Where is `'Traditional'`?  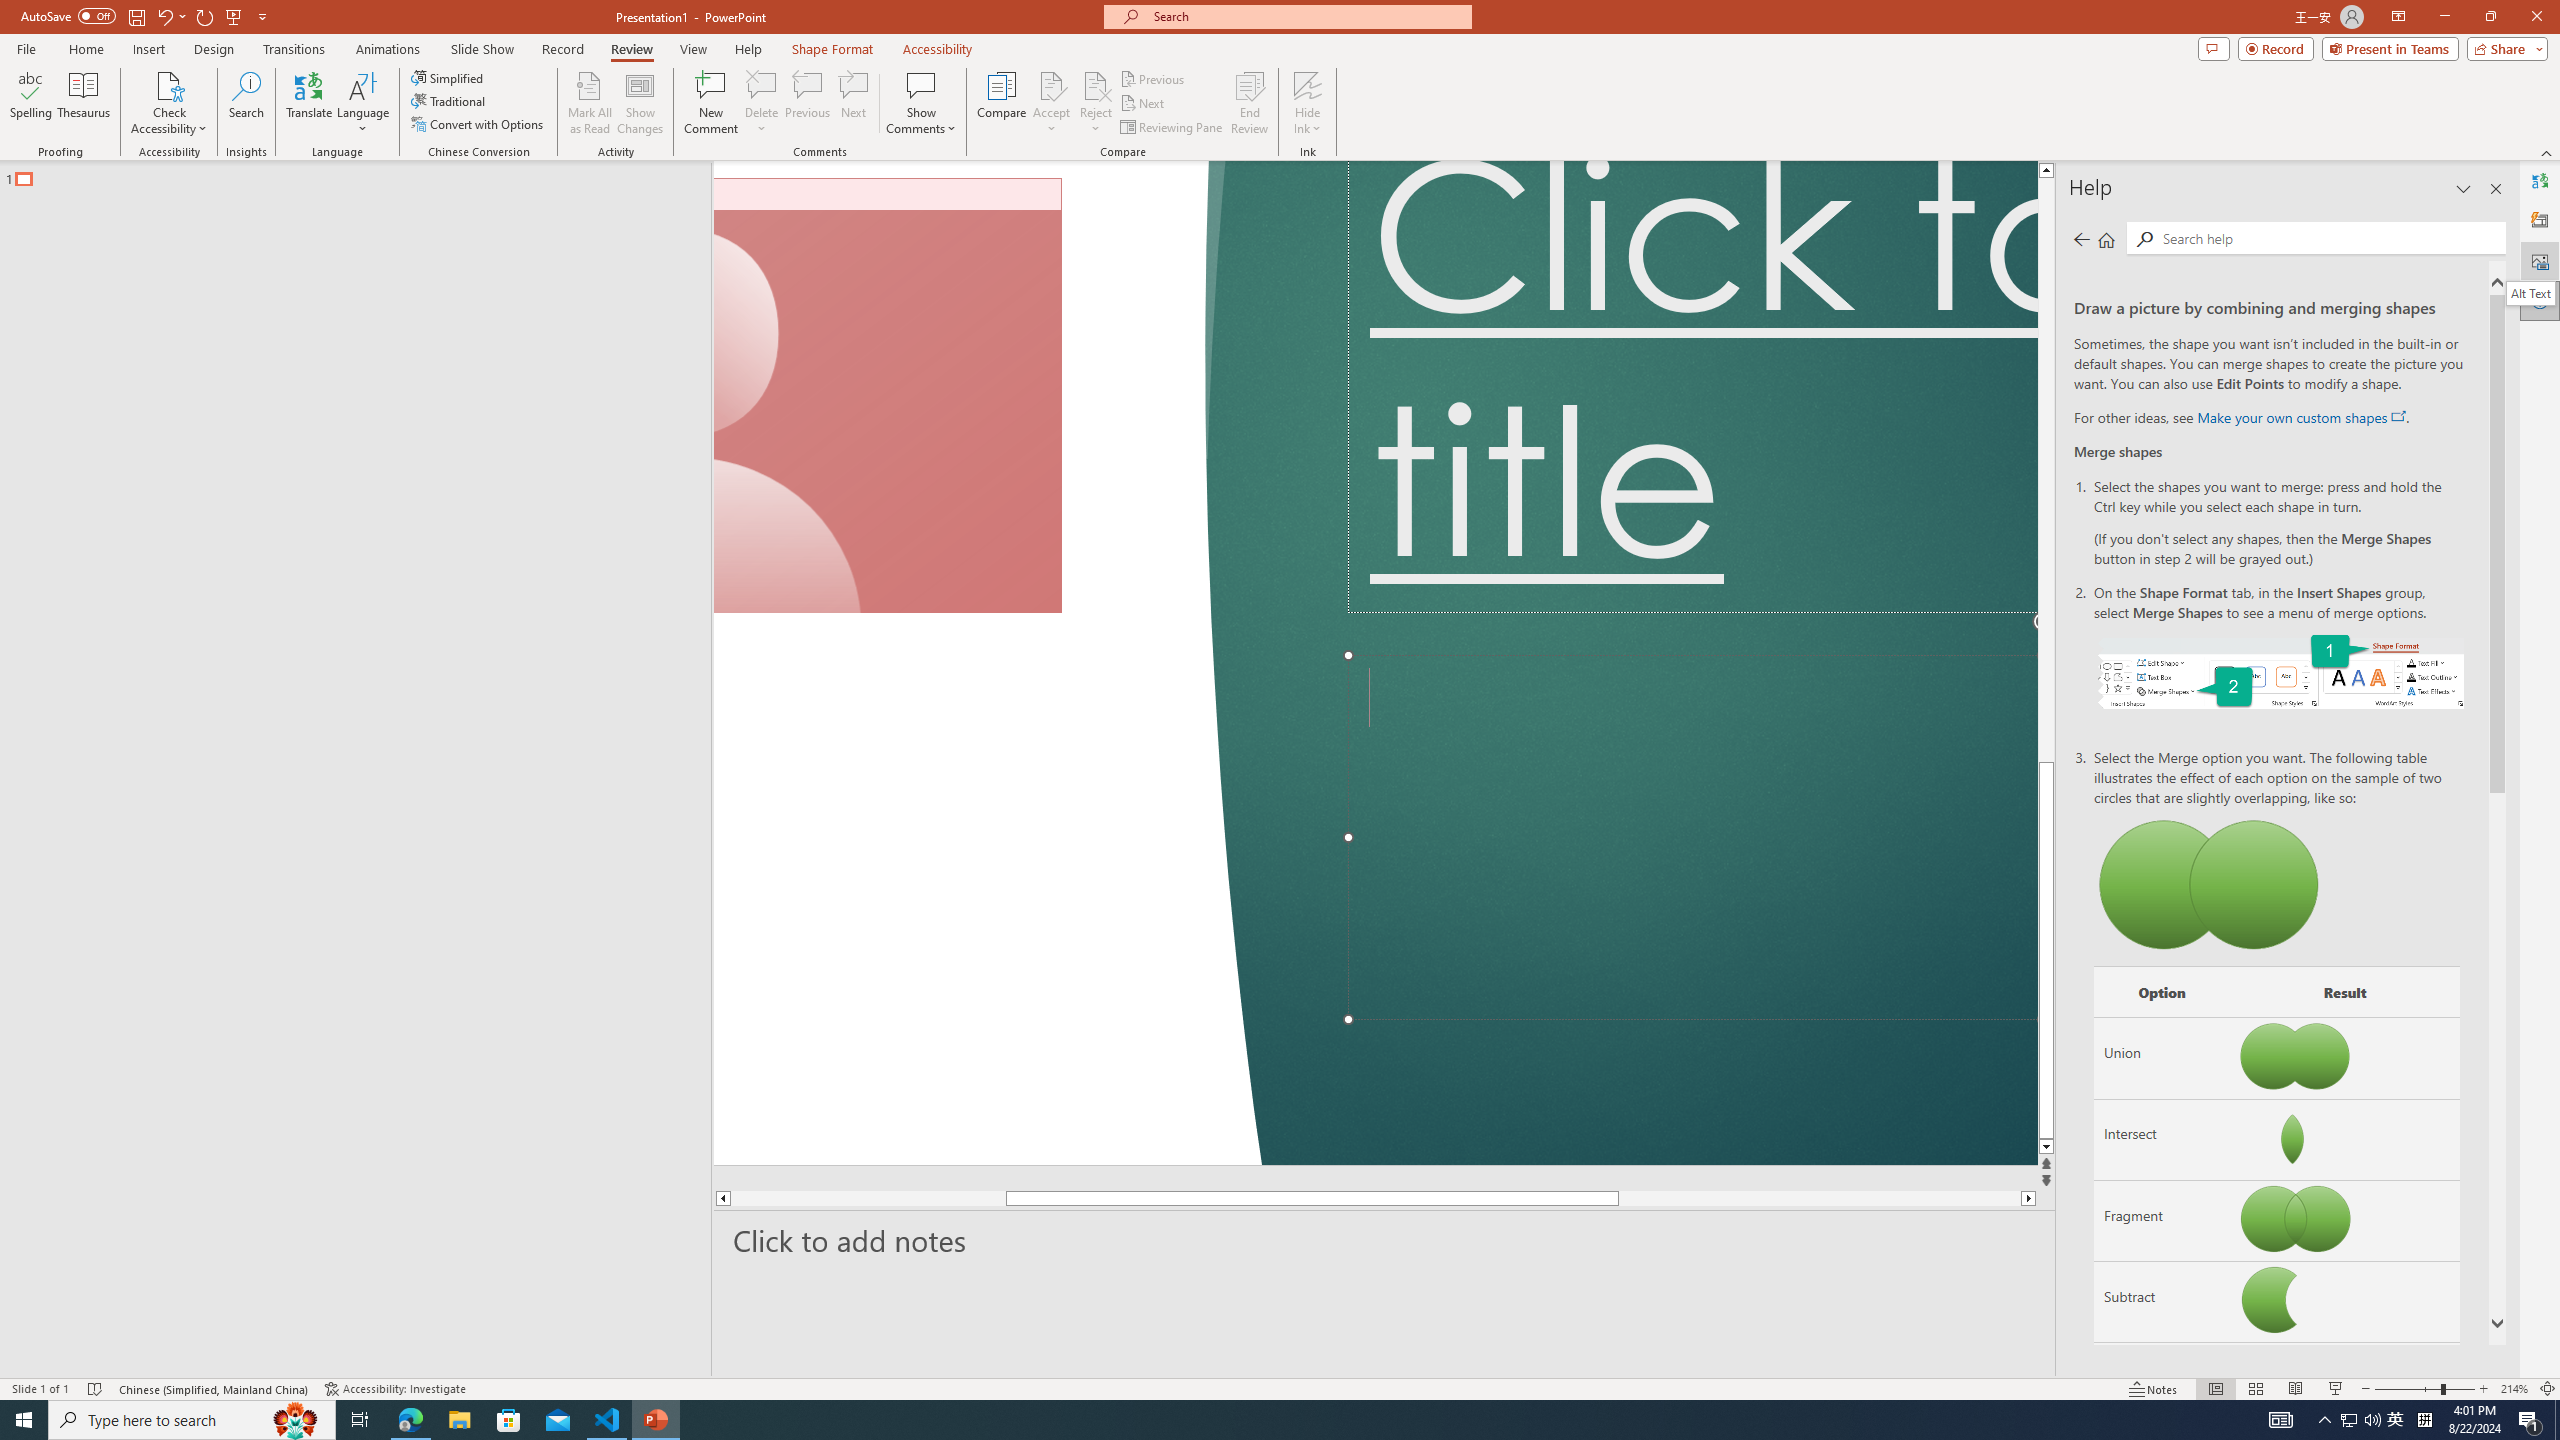
'Traditional' is located at coordinates (448, 99).